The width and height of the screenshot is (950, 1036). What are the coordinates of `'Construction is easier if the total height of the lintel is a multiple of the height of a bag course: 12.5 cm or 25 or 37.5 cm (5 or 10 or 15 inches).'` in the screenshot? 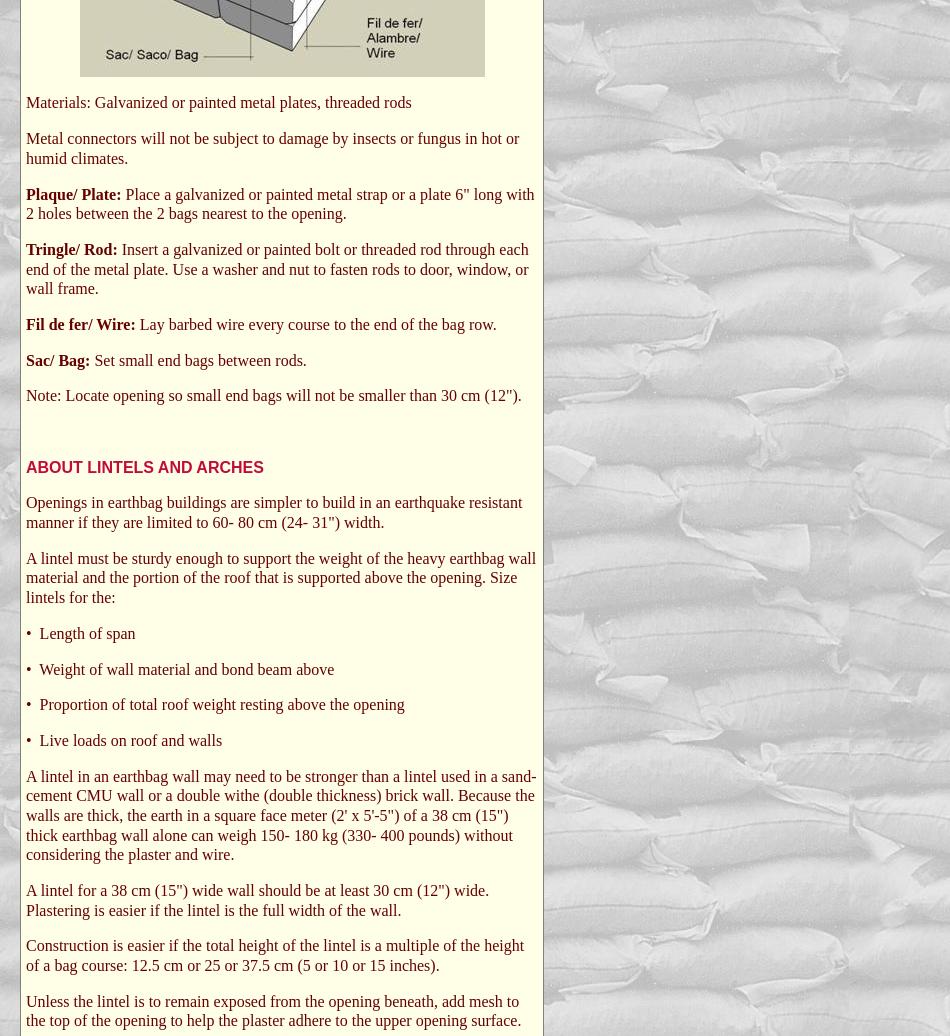 It's located at (274, 955).